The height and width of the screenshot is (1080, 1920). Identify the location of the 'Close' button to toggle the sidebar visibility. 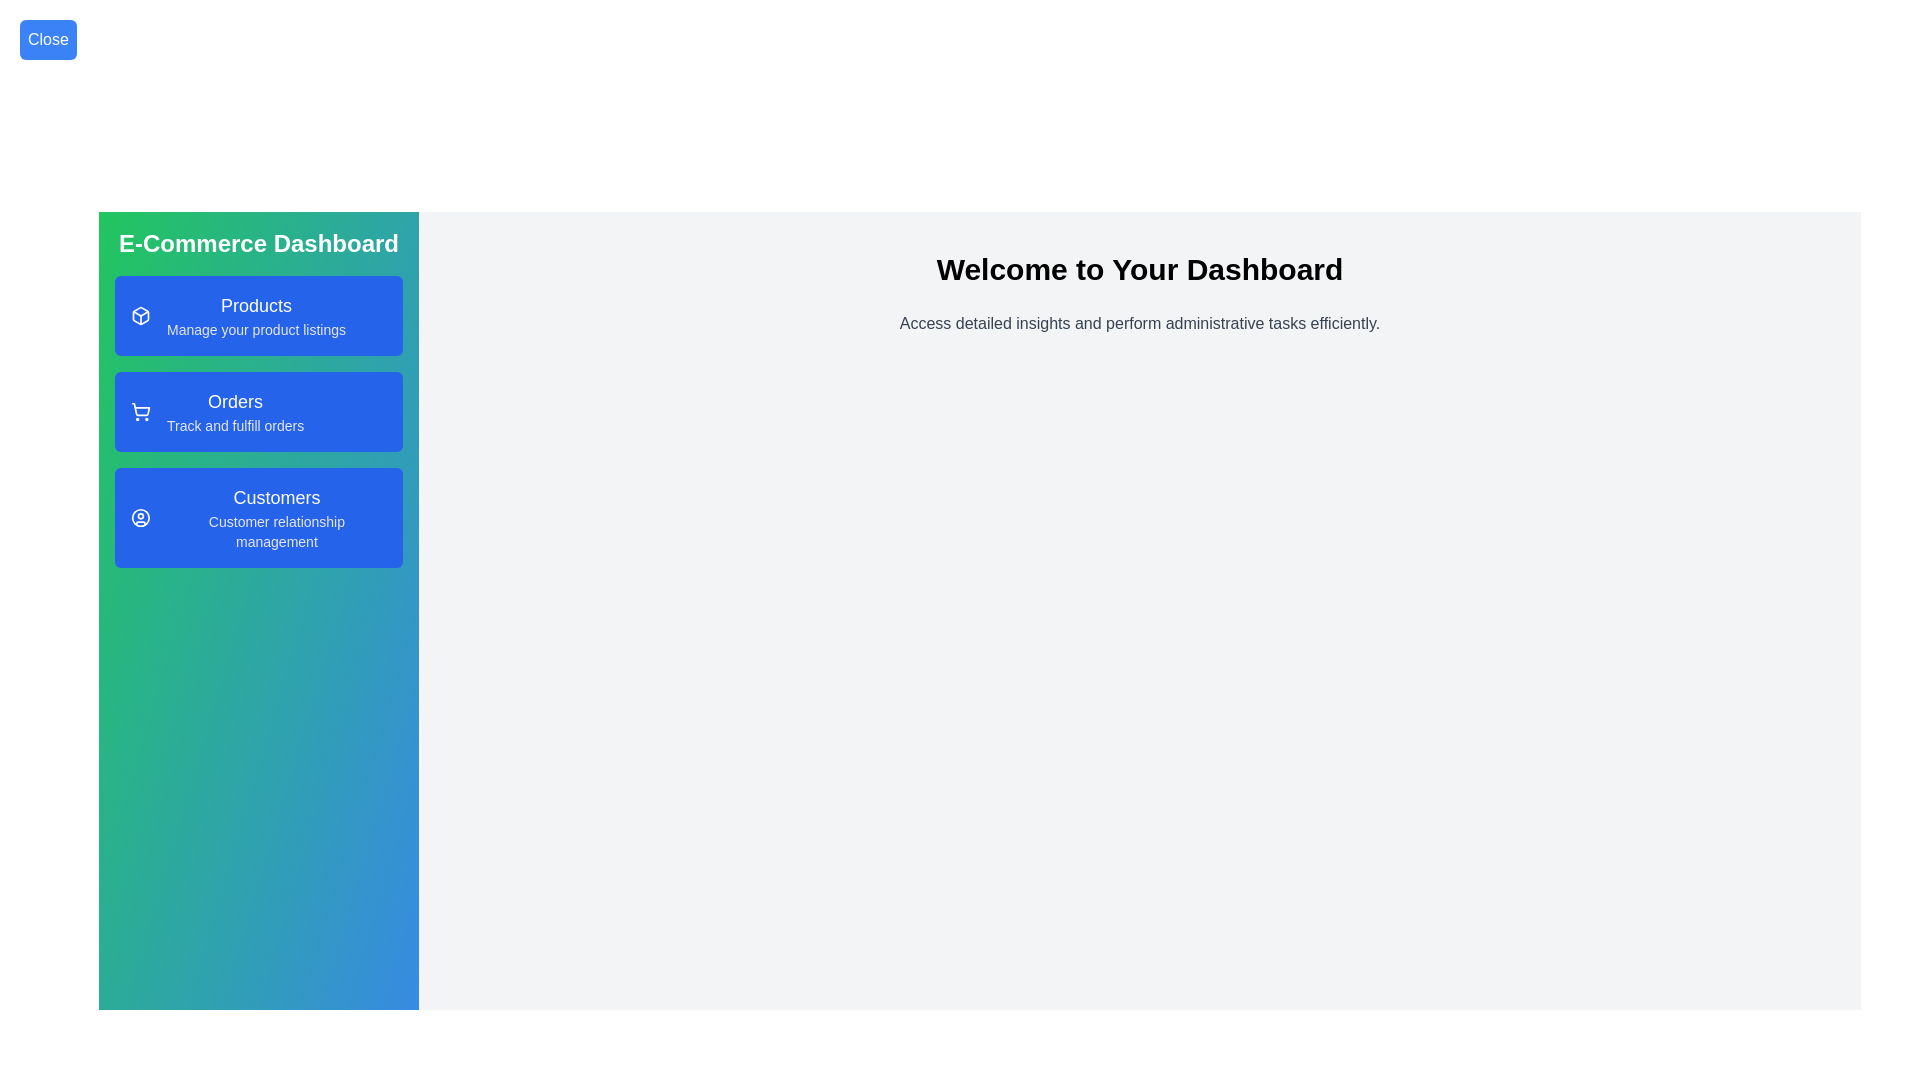
(48, 39).